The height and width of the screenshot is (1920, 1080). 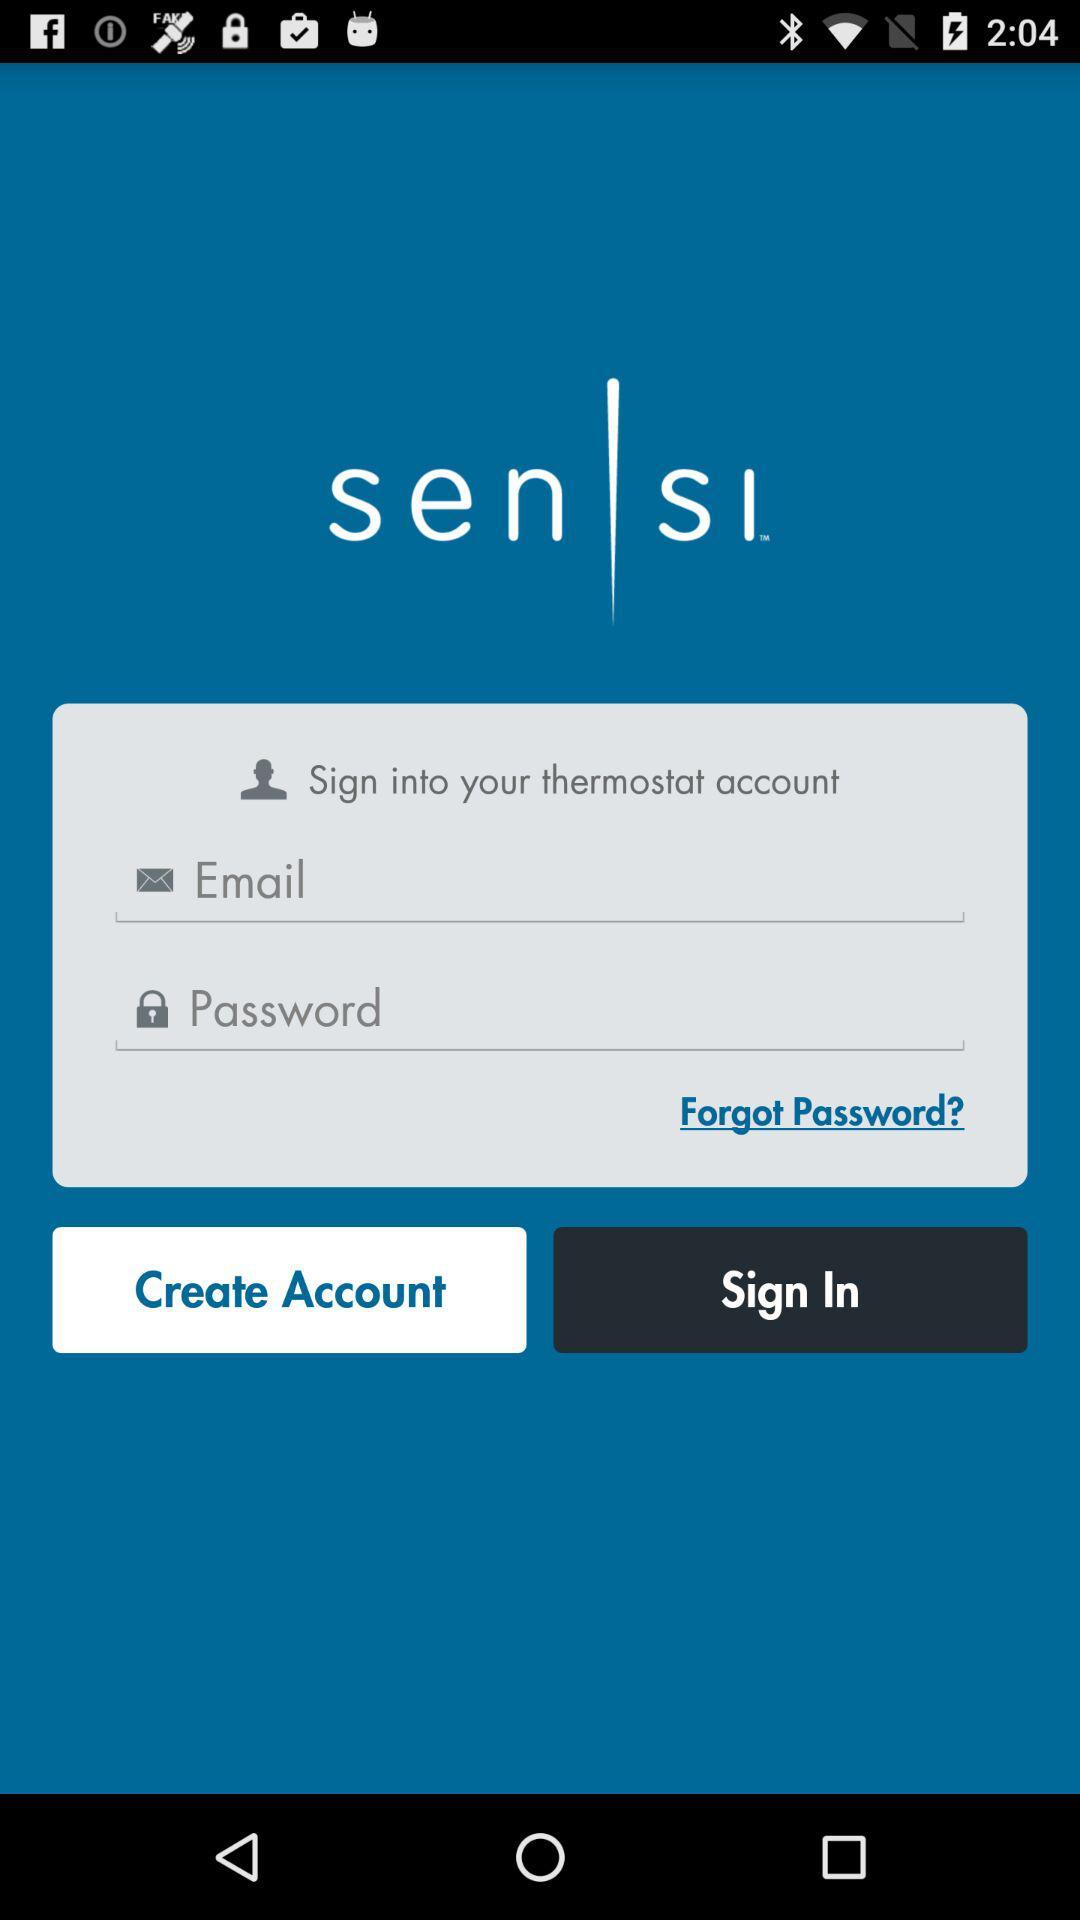 What do you see at coordinates (540, 881) in the screenshot?
I see `email address` at bounding box center [540, 881].